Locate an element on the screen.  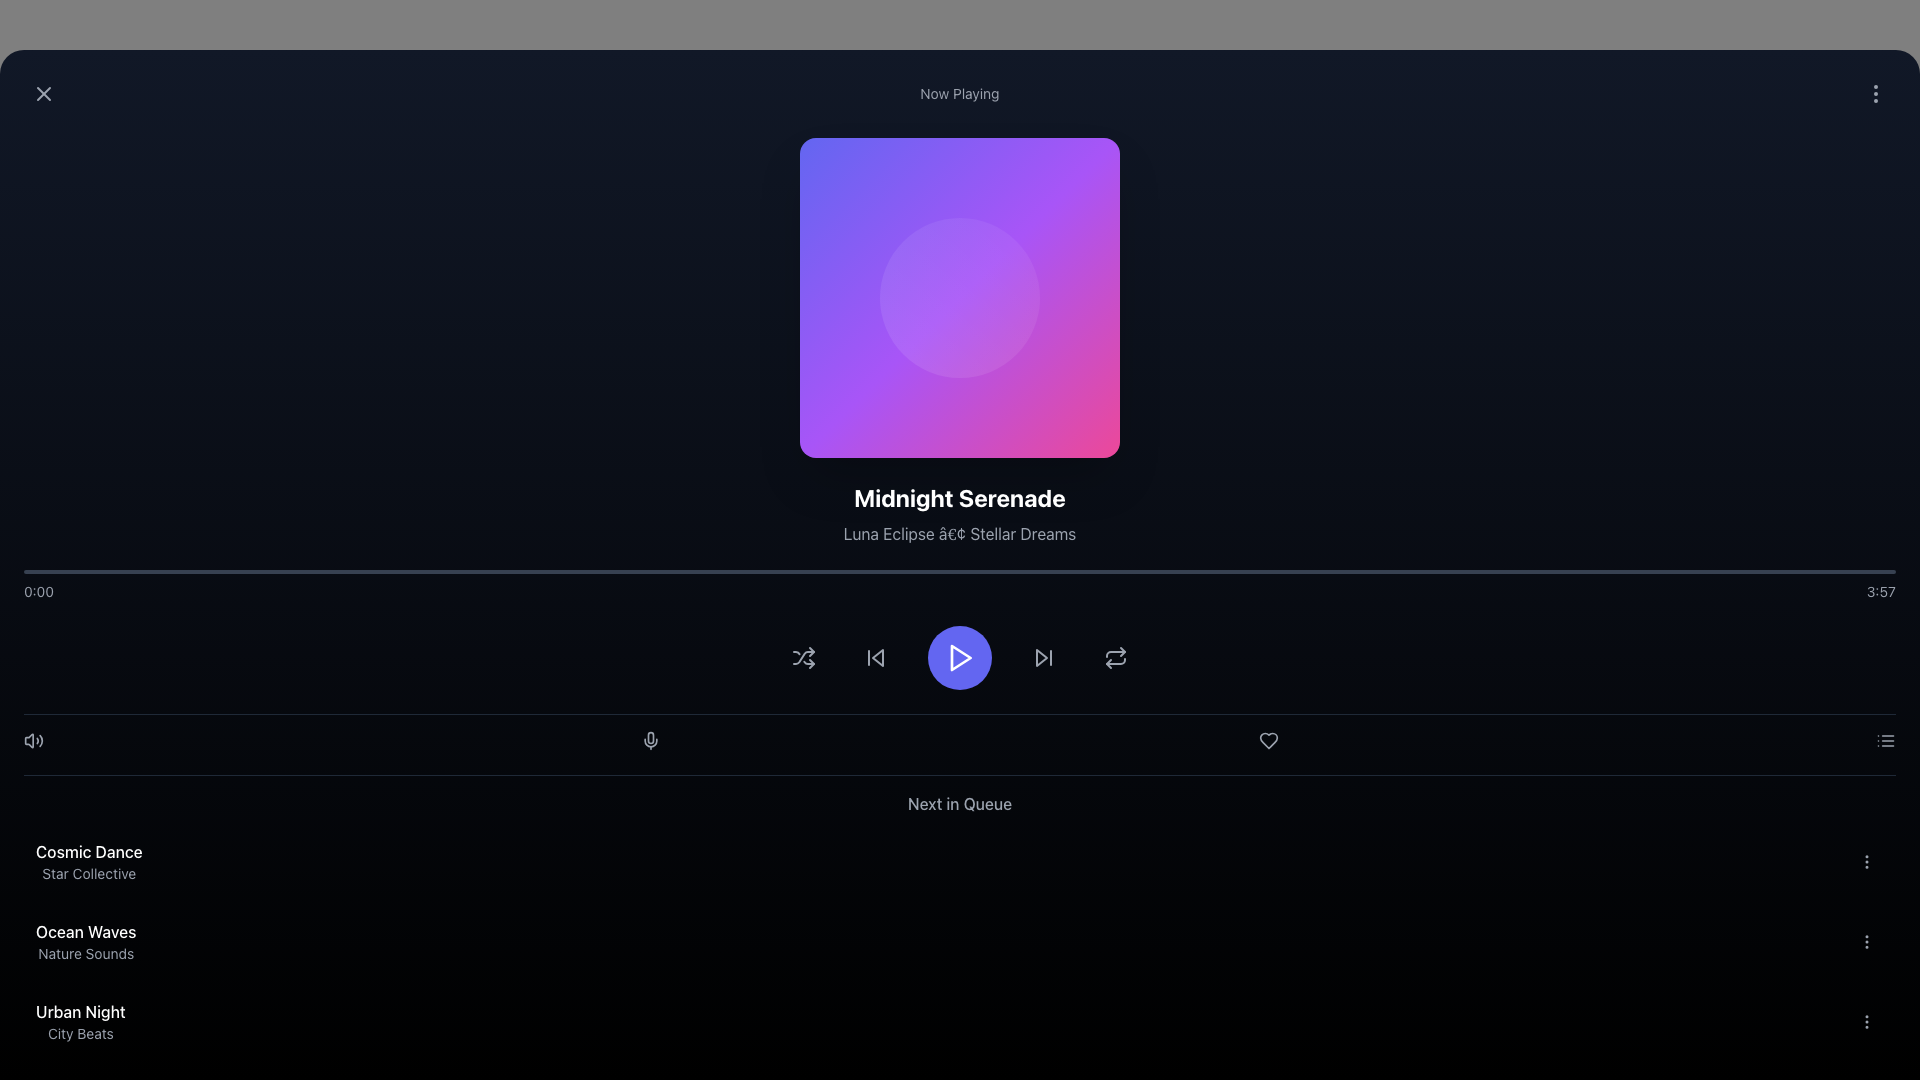
the close button located at the top-left corner of the interface to observe the hover effect is located at coordinates (43, 93).